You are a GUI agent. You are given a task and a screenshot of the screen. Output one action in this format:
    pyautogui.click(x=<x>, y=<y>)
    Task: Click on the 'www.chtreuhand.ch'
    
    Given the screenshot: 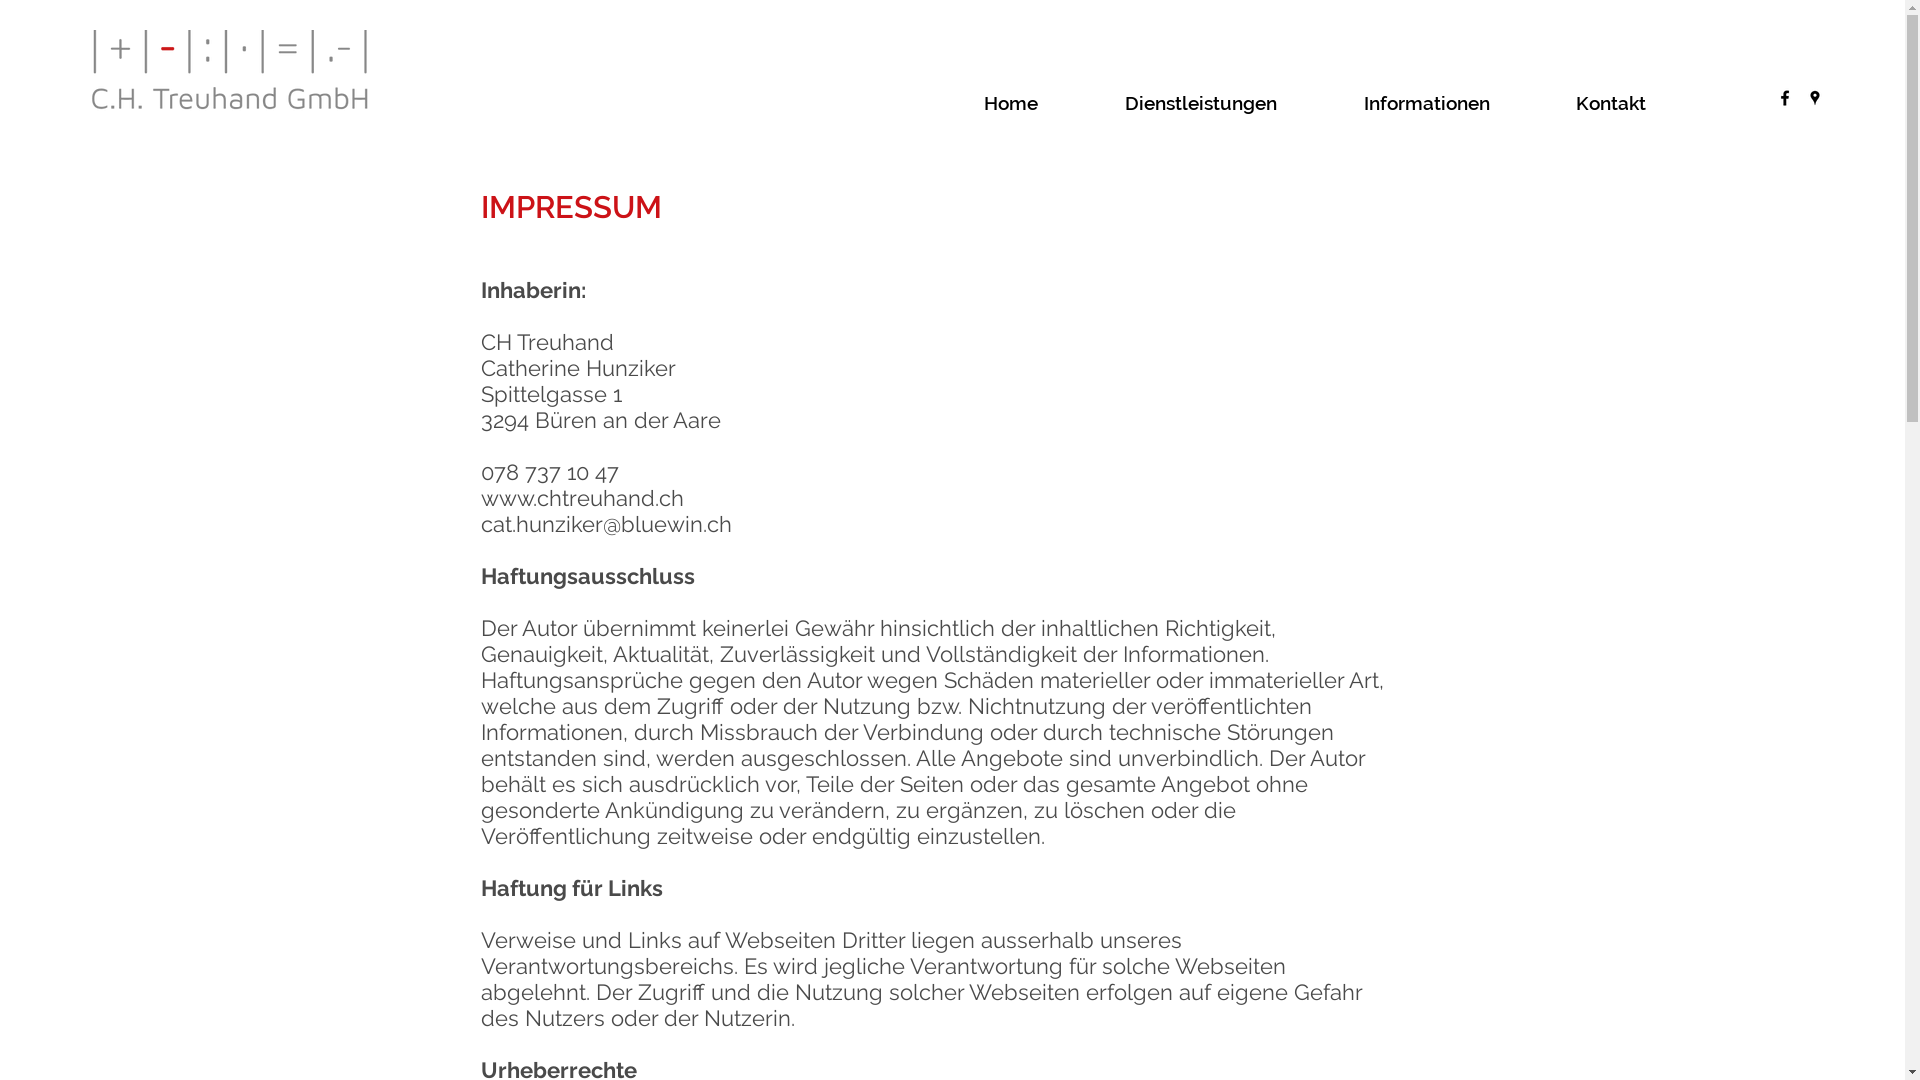 What is the action you would take?
    pyautogui.click(x=580, y=496)
    